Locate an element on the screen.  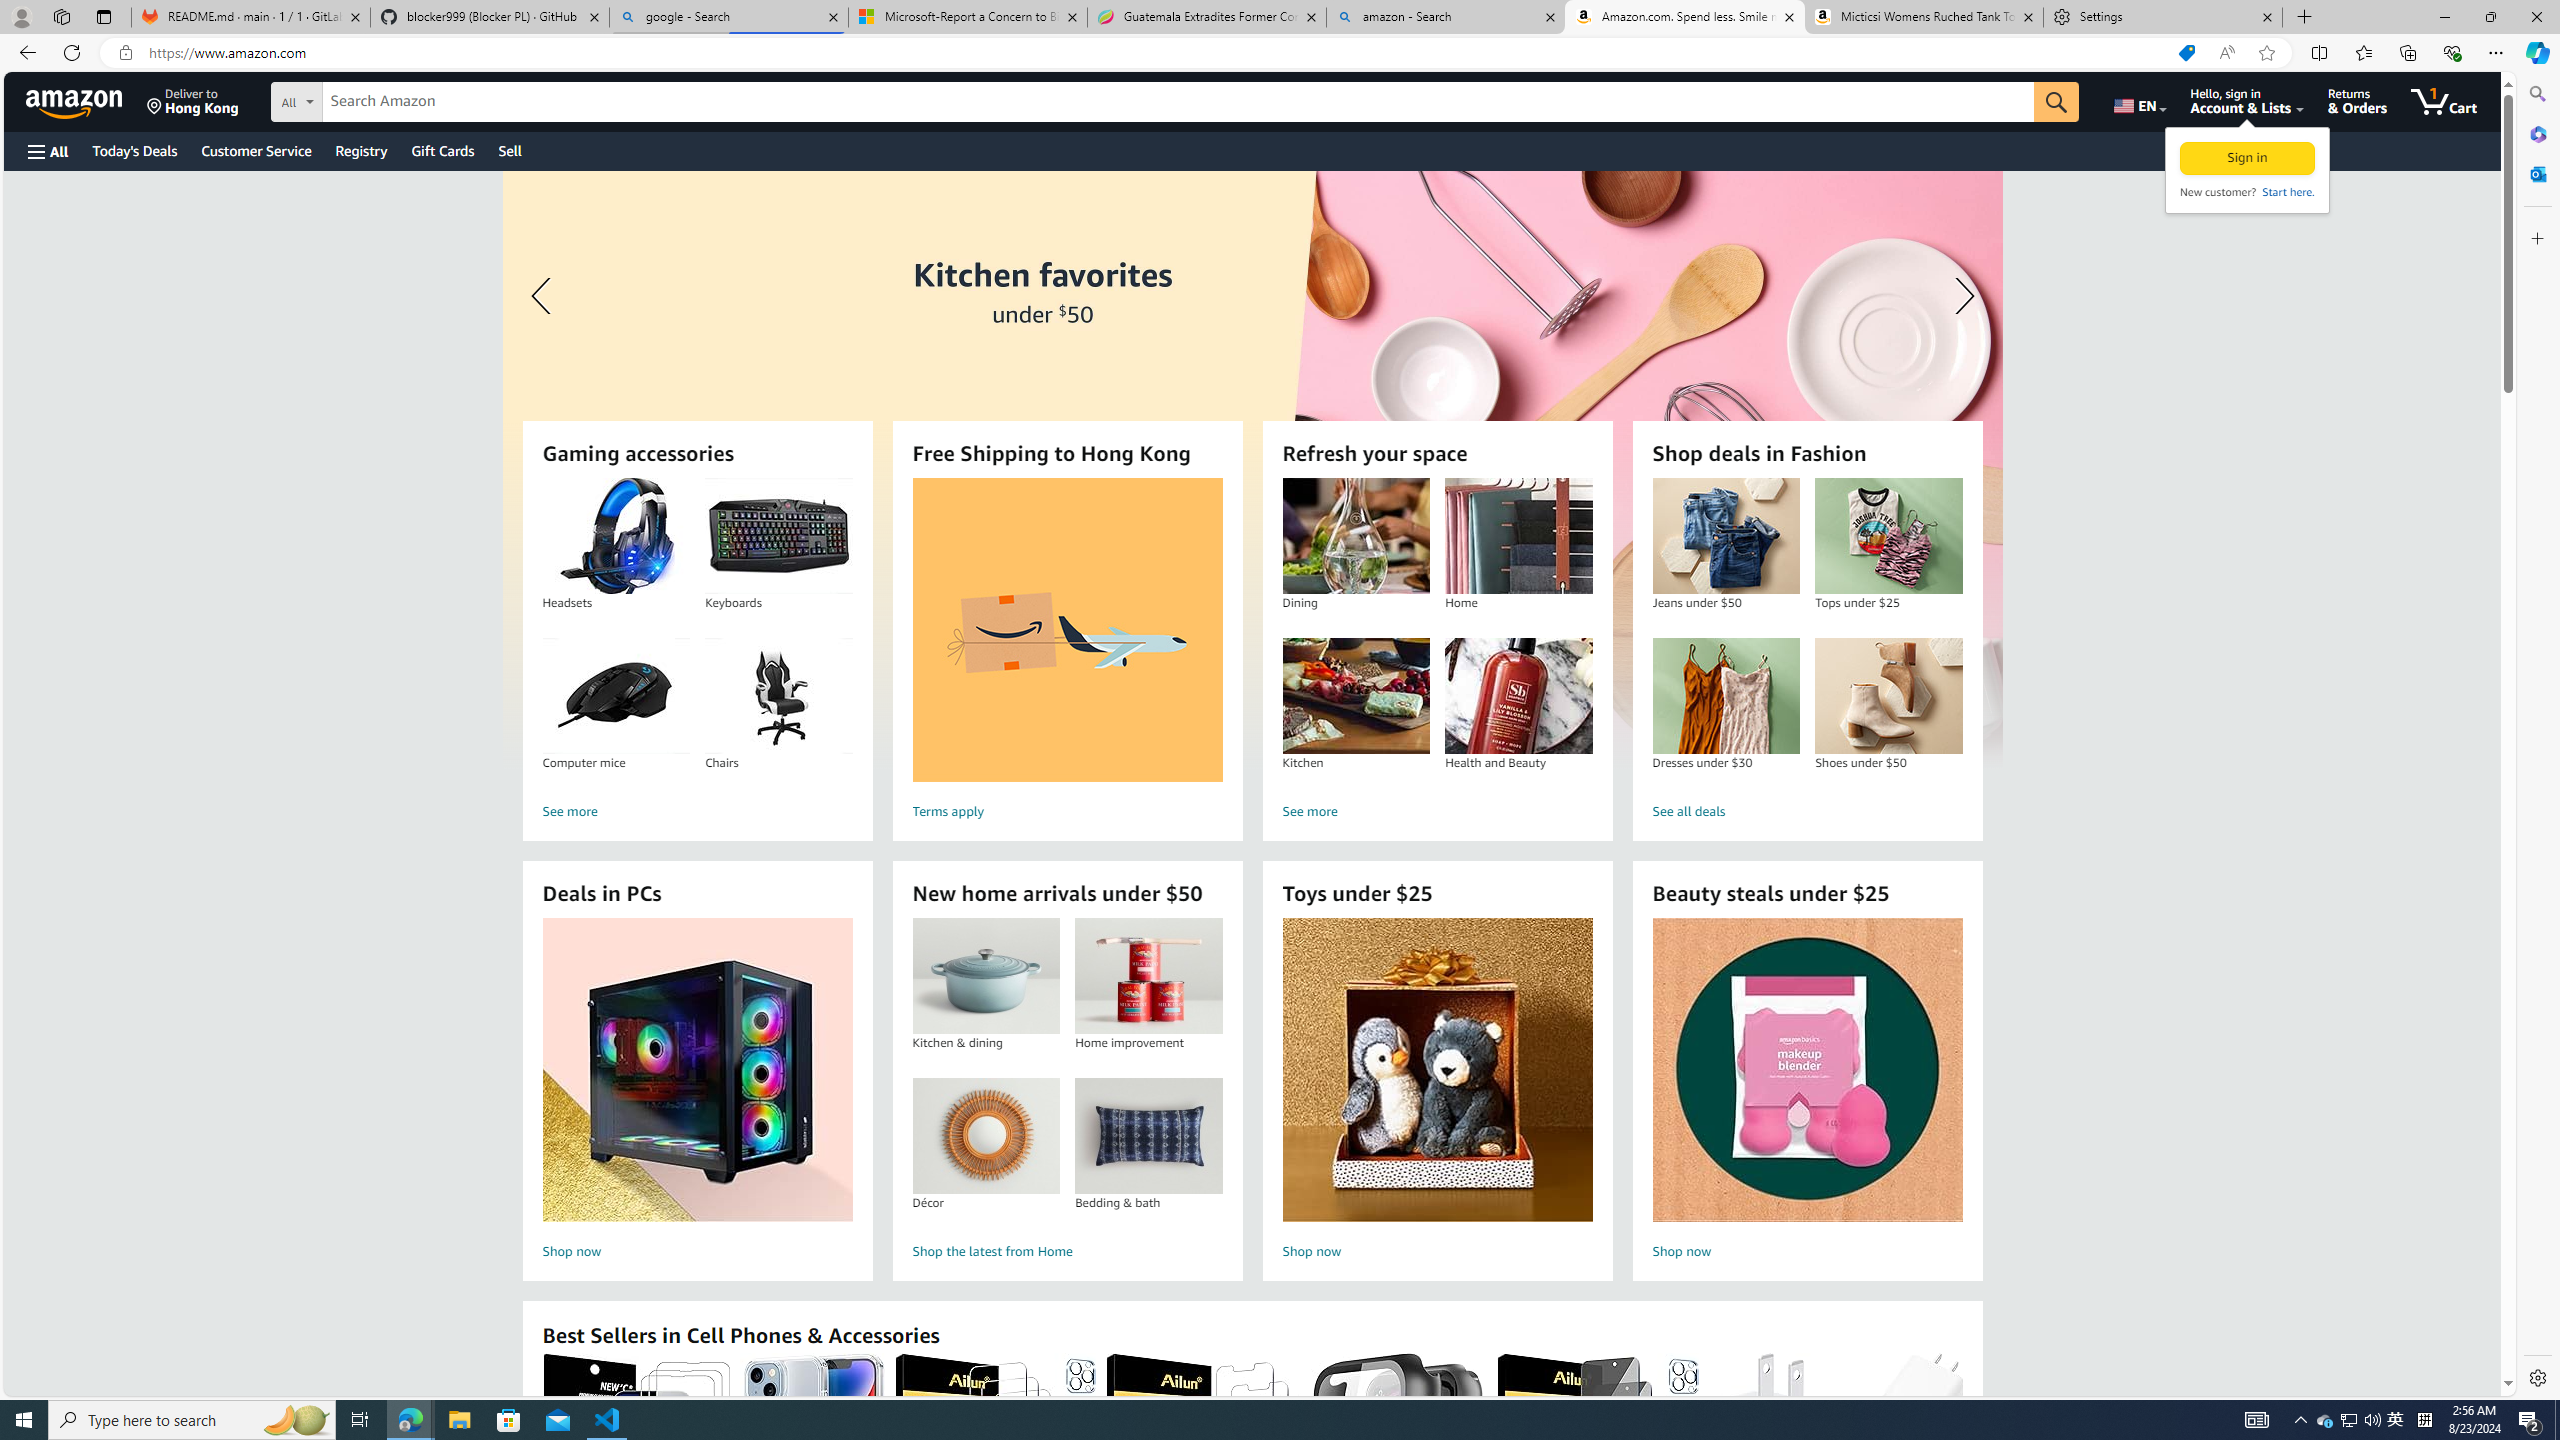
'Dresses under $30' is located at coordinates (1725, 696).